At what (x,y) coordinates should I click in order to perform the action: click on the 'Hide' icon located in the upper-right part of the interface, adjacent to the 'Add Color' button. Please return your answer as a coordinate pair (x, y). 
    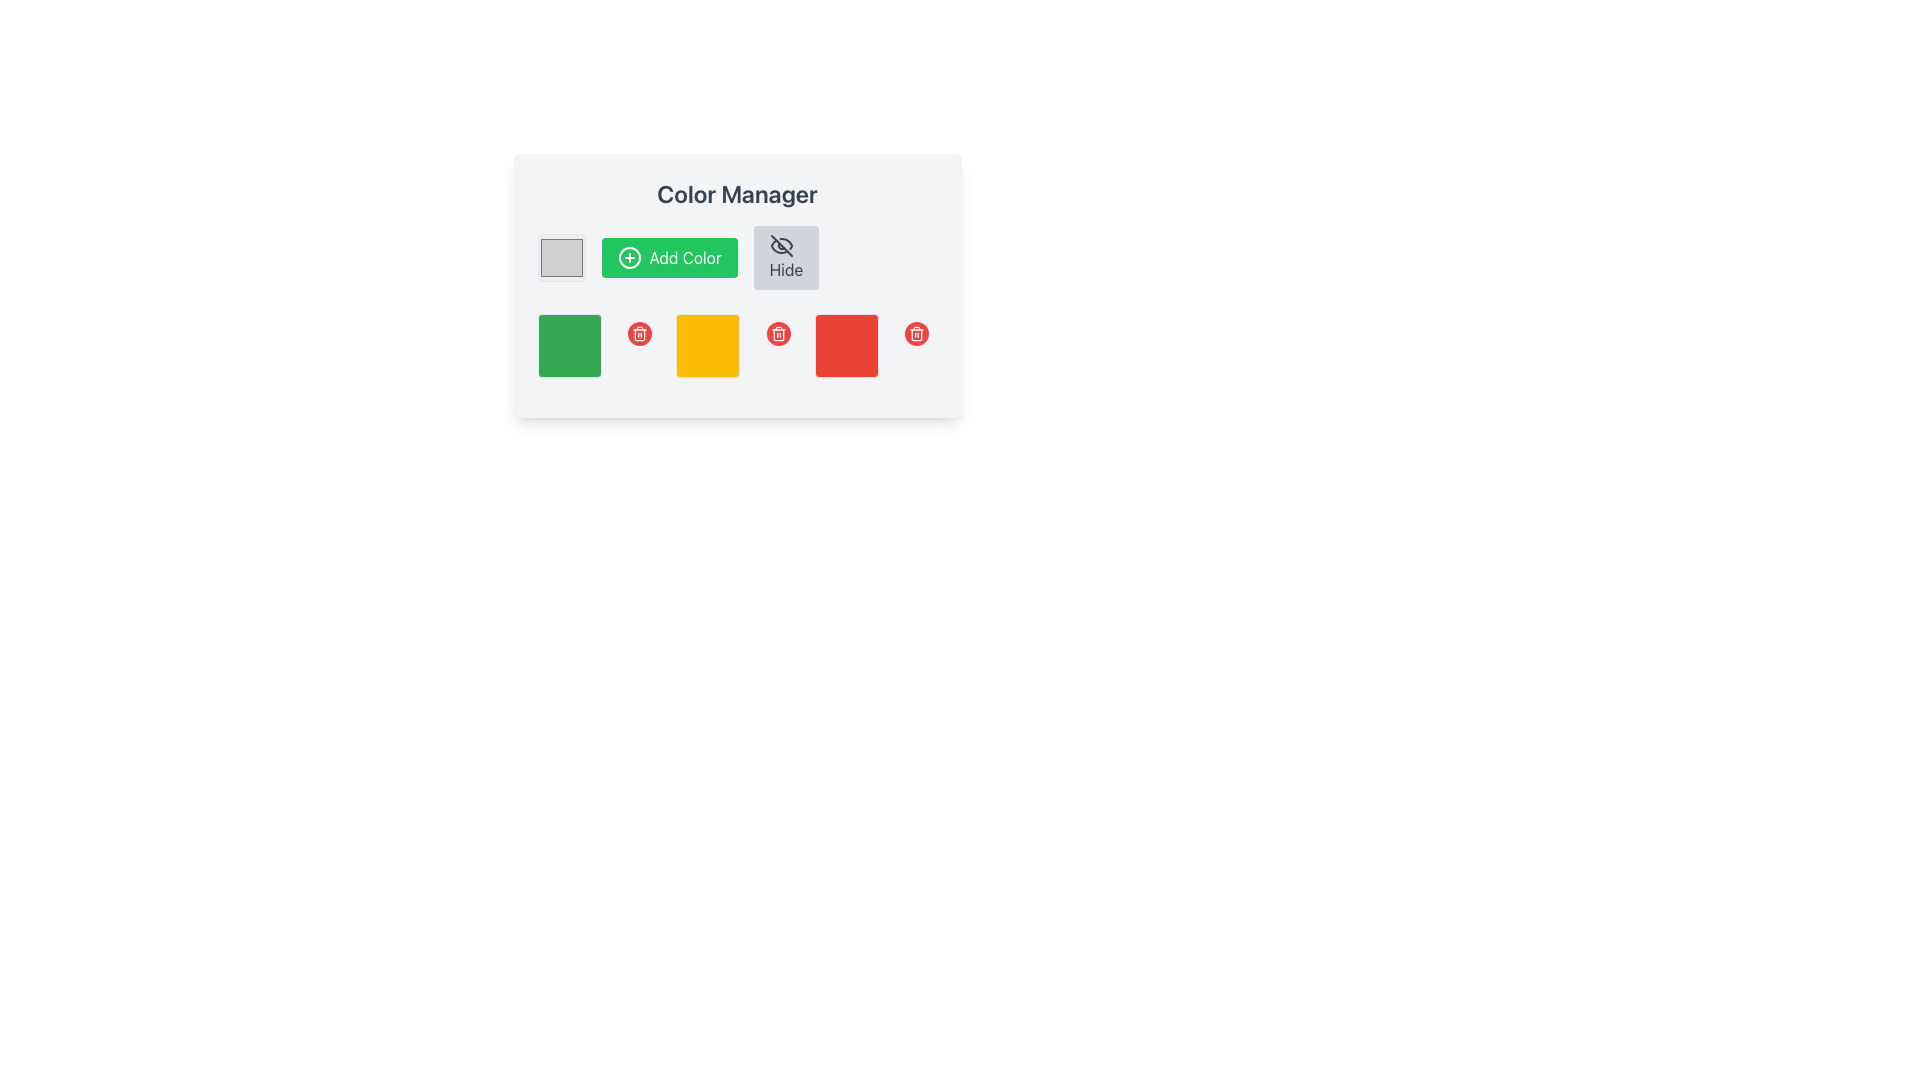
    Looking at the image, I should click on (780, 245).